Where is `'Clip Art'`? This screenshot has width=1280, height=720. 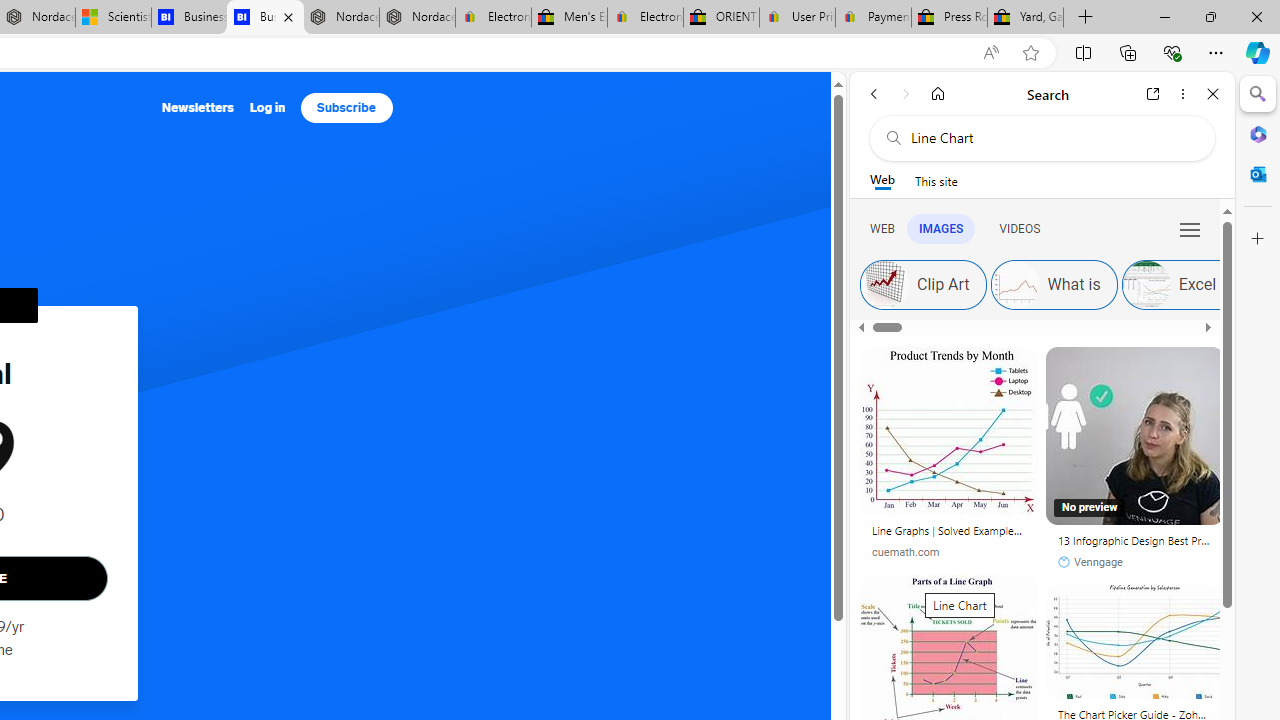 'Clip Art' is located at coordinates (922, 285).